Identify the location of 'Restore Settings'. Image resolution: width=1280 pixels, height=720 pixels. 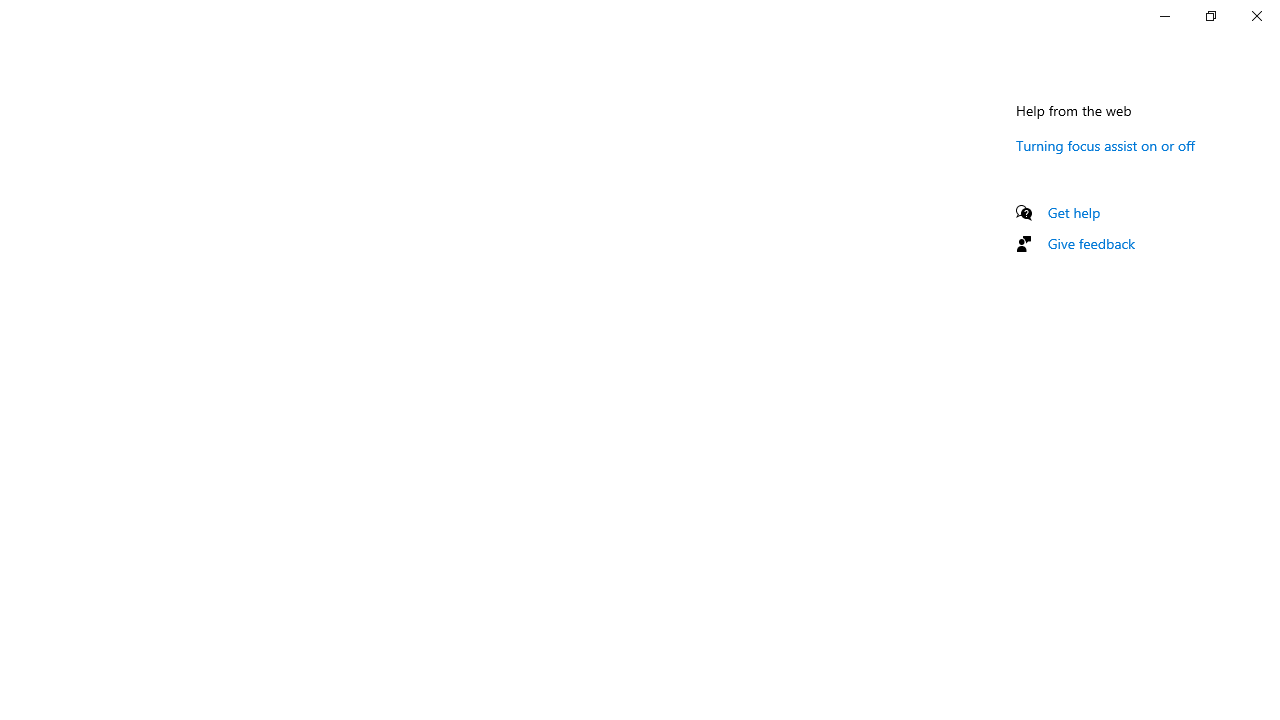
(1209, 15).